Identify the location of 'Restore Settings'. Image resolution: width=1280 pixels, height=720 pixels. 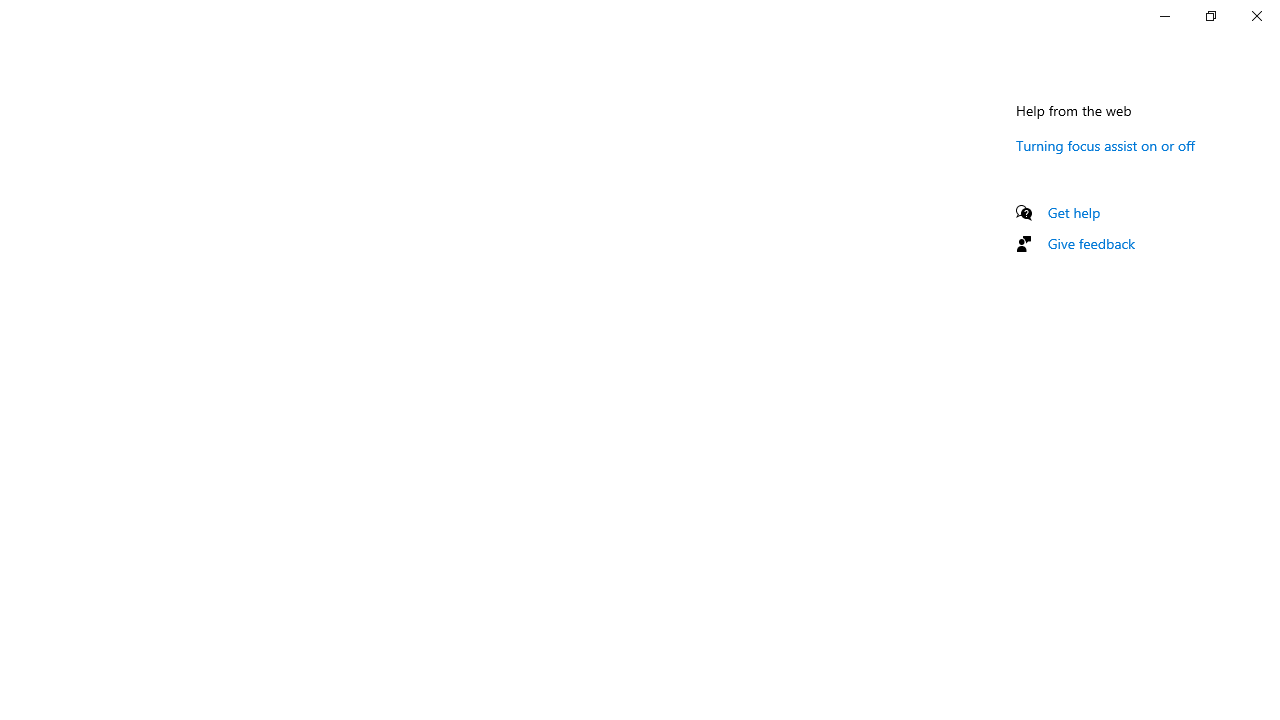
(1209, 15).